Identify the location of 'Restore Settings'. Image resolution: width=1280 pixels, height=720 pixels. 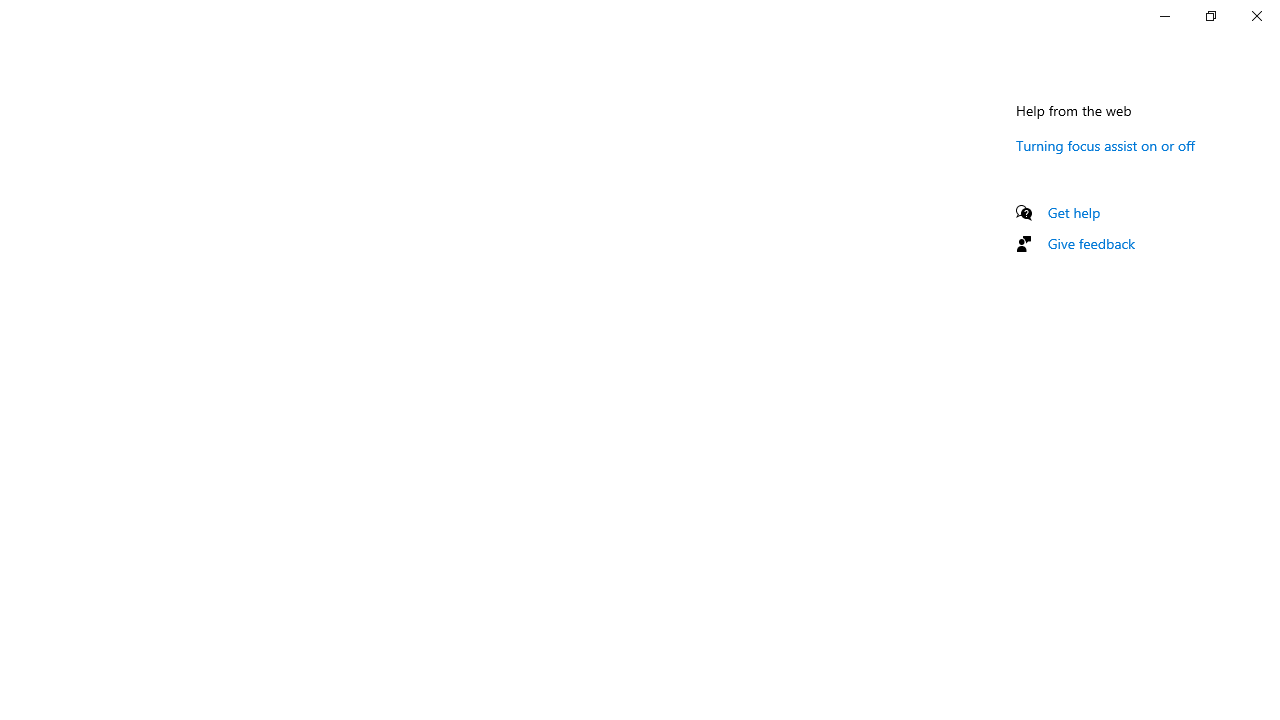
(1209, 15).